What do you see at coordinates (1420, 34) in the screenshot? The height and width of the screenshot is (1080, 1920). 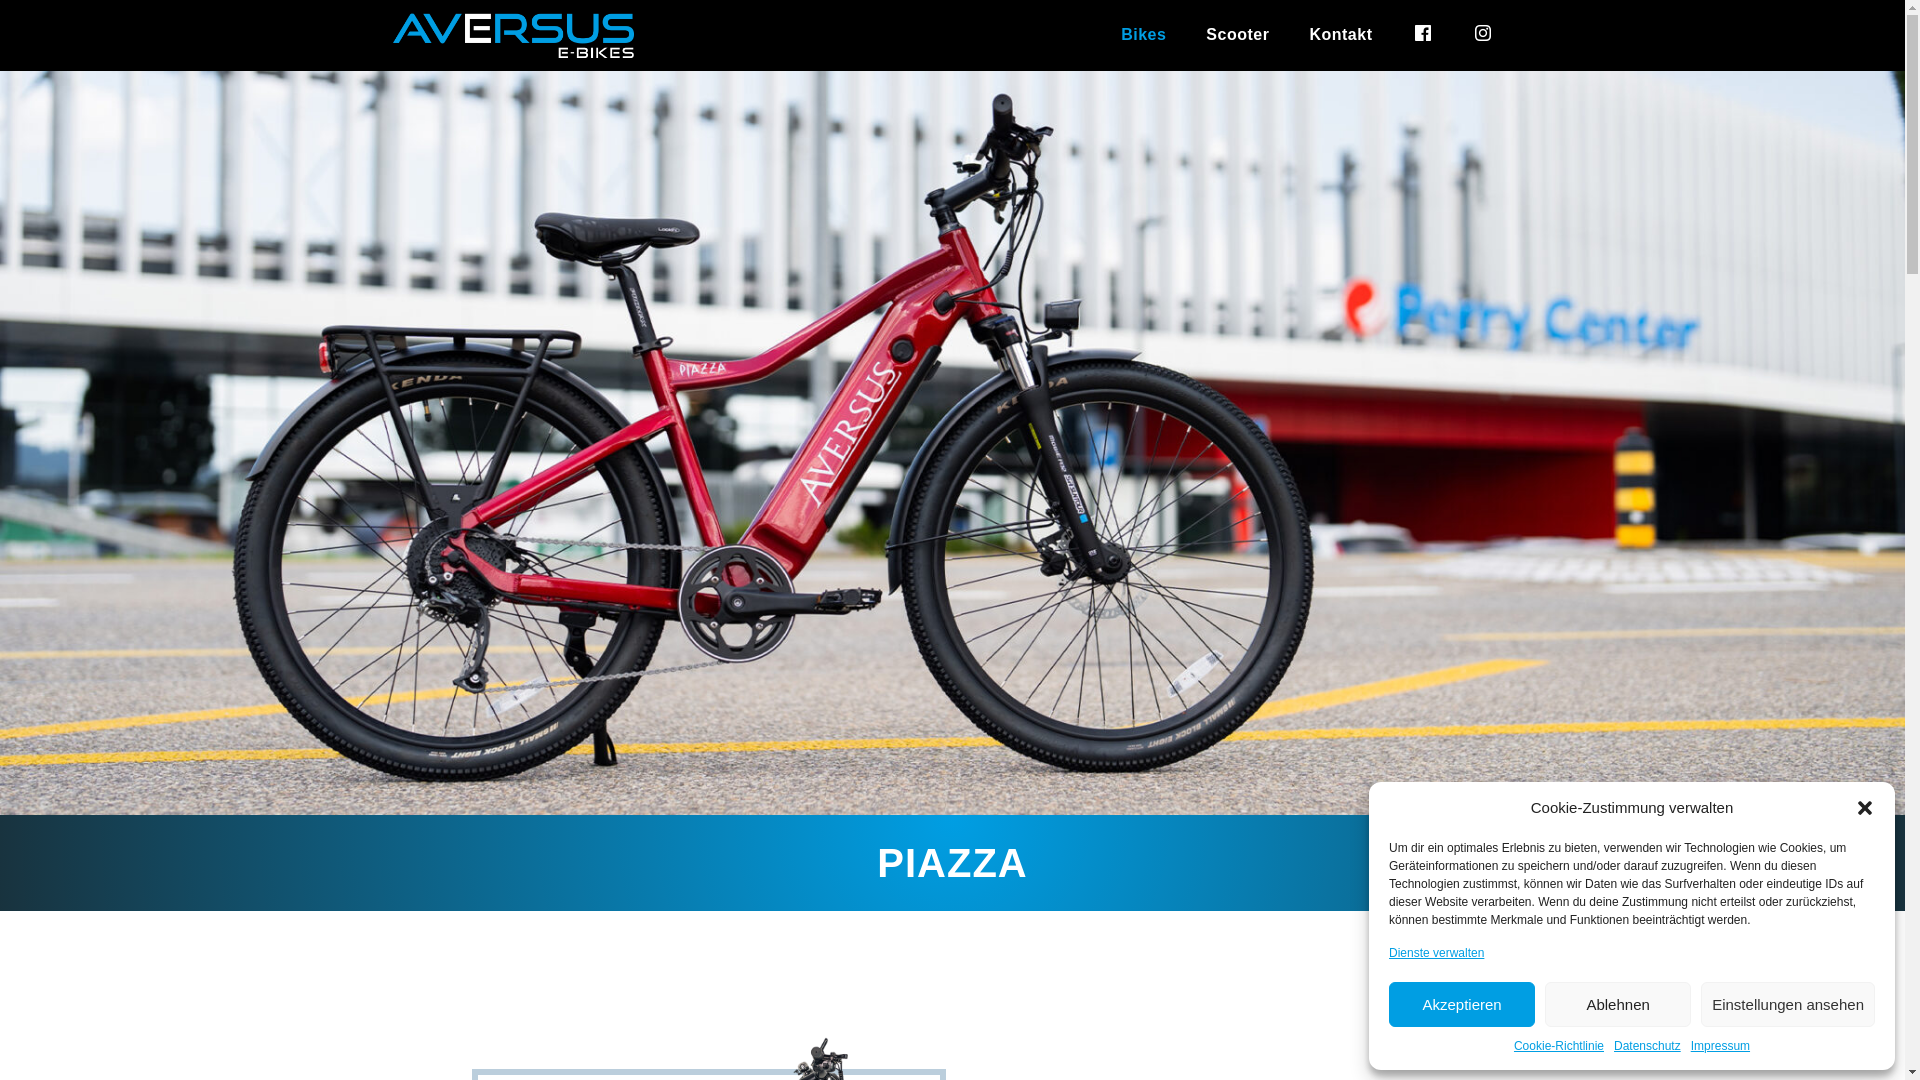 I see `'facebook'` at bounding box center [1420, 34].